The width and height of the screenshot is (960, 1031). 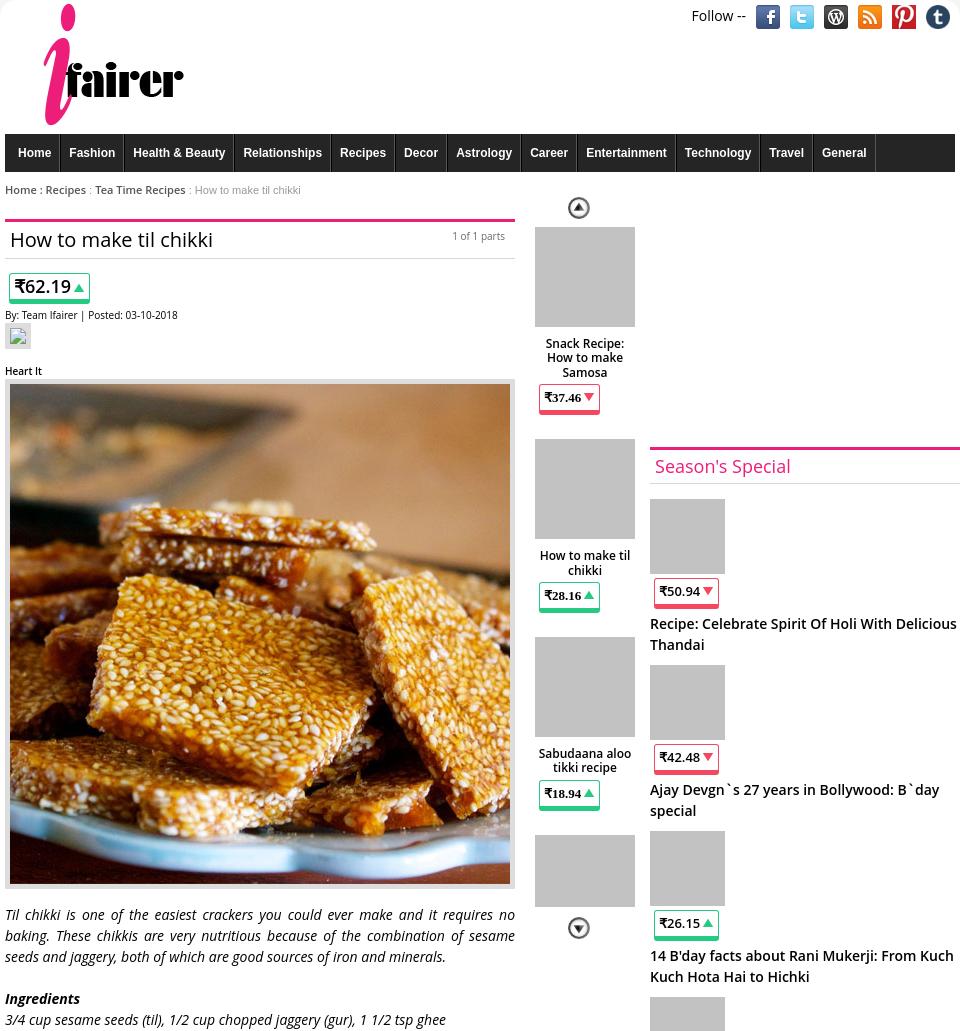 What do you see at coordinates (3, 369) in the screenshot?
I see `'Heart It'` at bounding box center [3, 369].